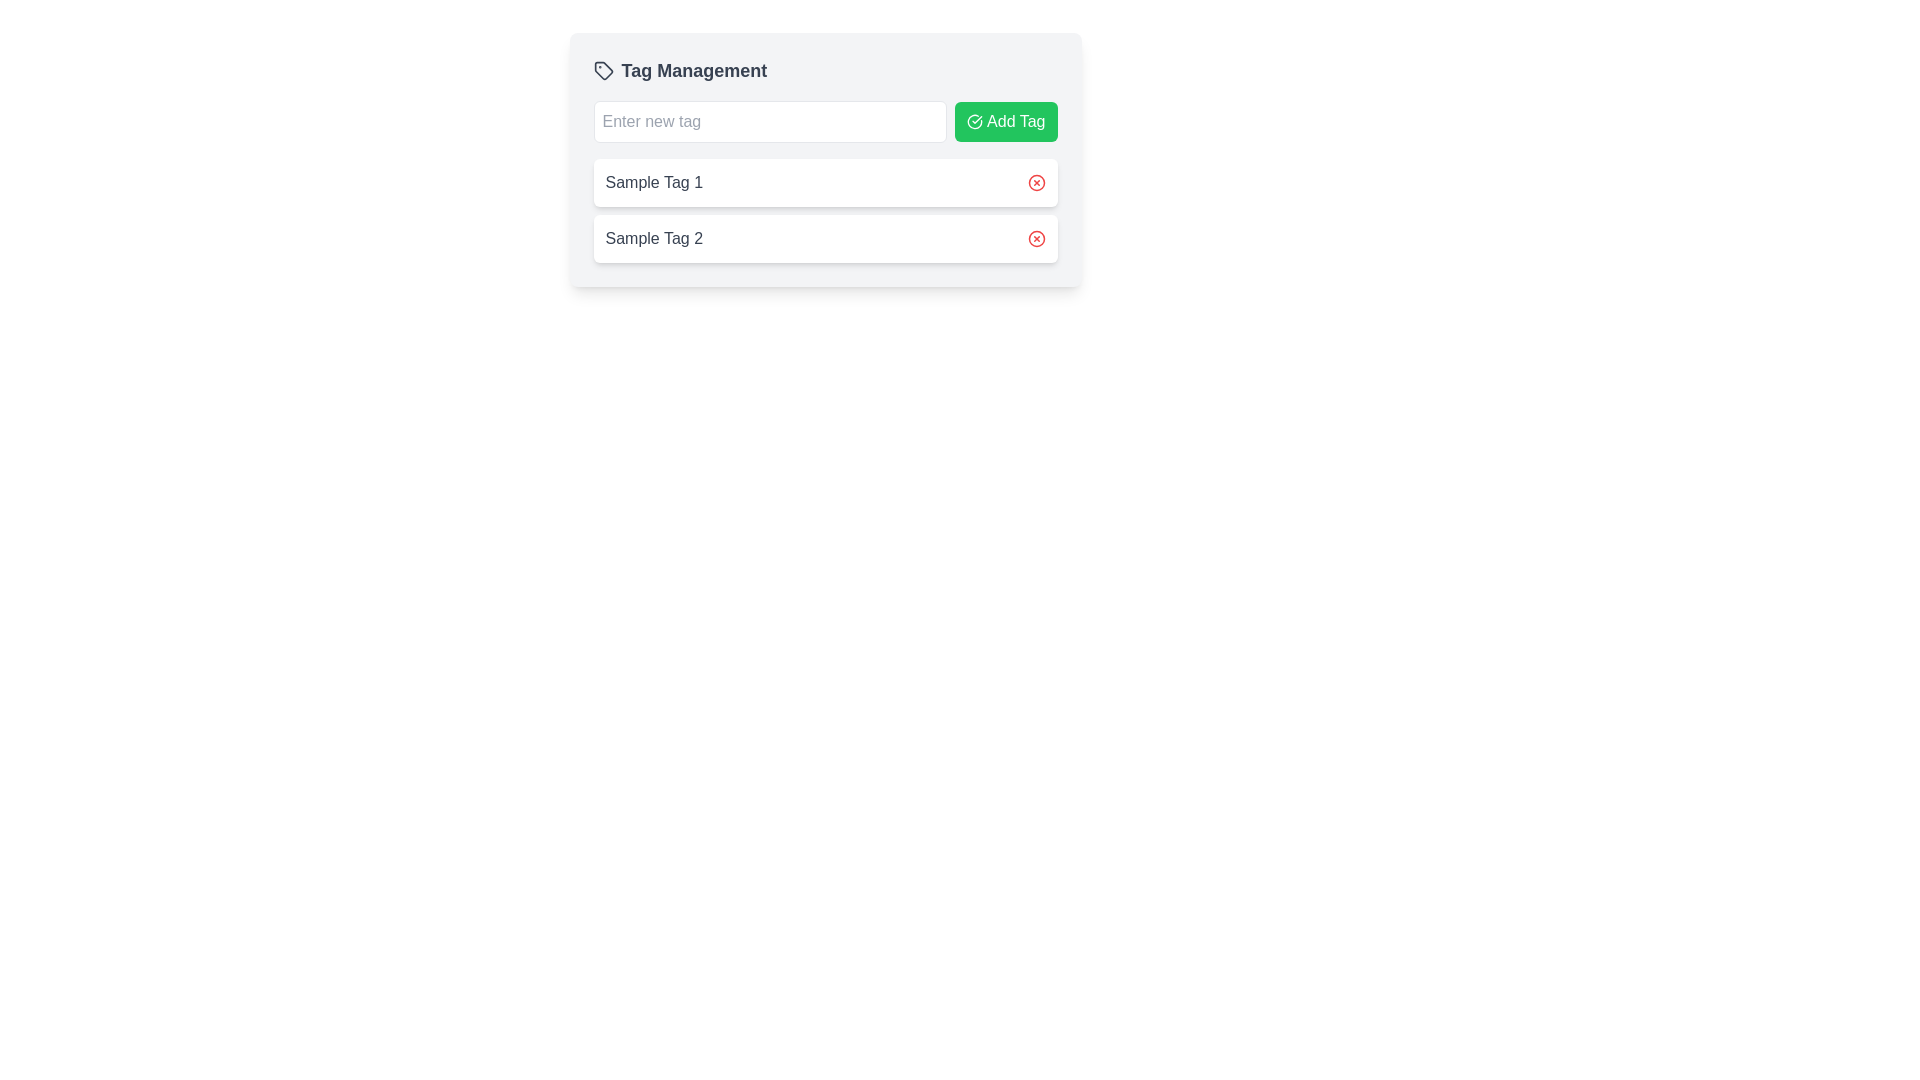  Describe the element at coordinates (602, 69) in the screenshot. I see `the icon located to the left of the 'Tag Management' heading, which serves as a visual indicator for the section` at that location.